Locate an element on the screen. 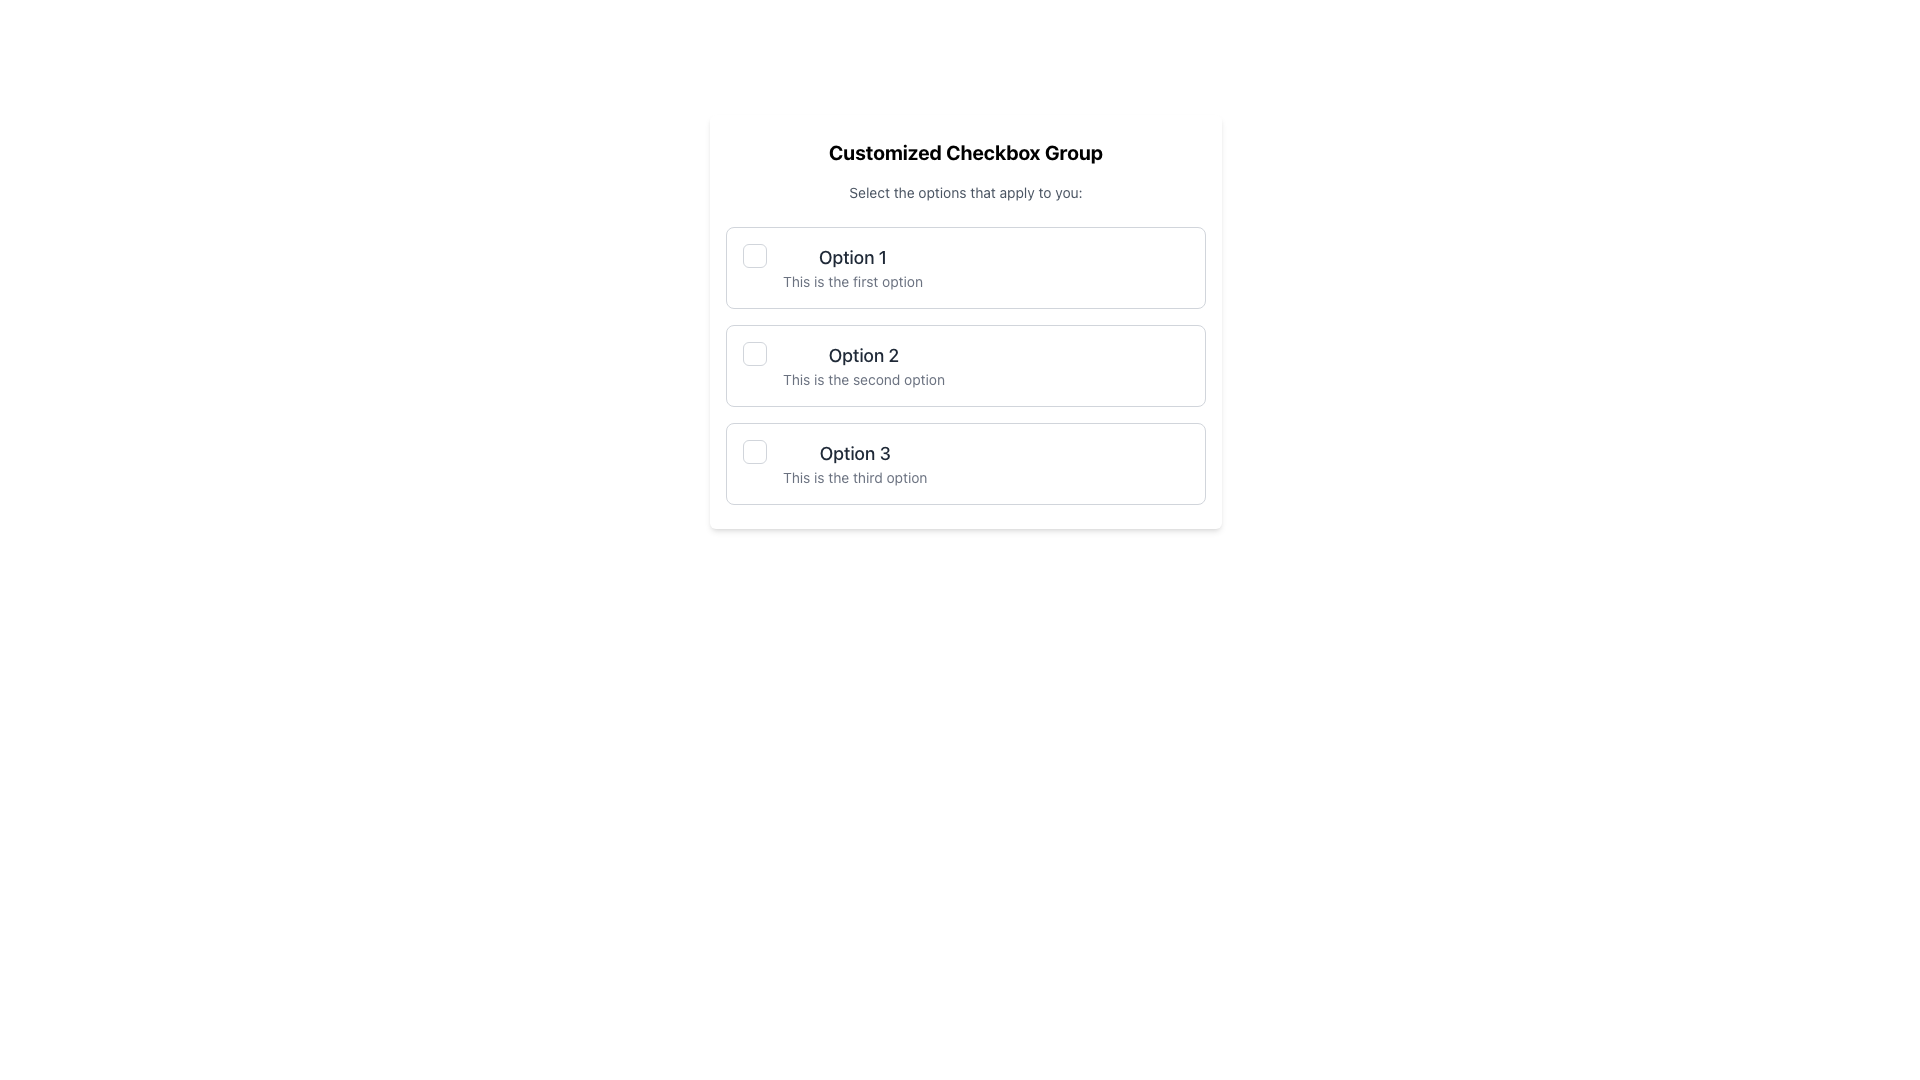  the third Text Label in the vertically stacked list of options, which provides a descriptive title and additional context for the third selectable option is located at coordinates (855, 463).